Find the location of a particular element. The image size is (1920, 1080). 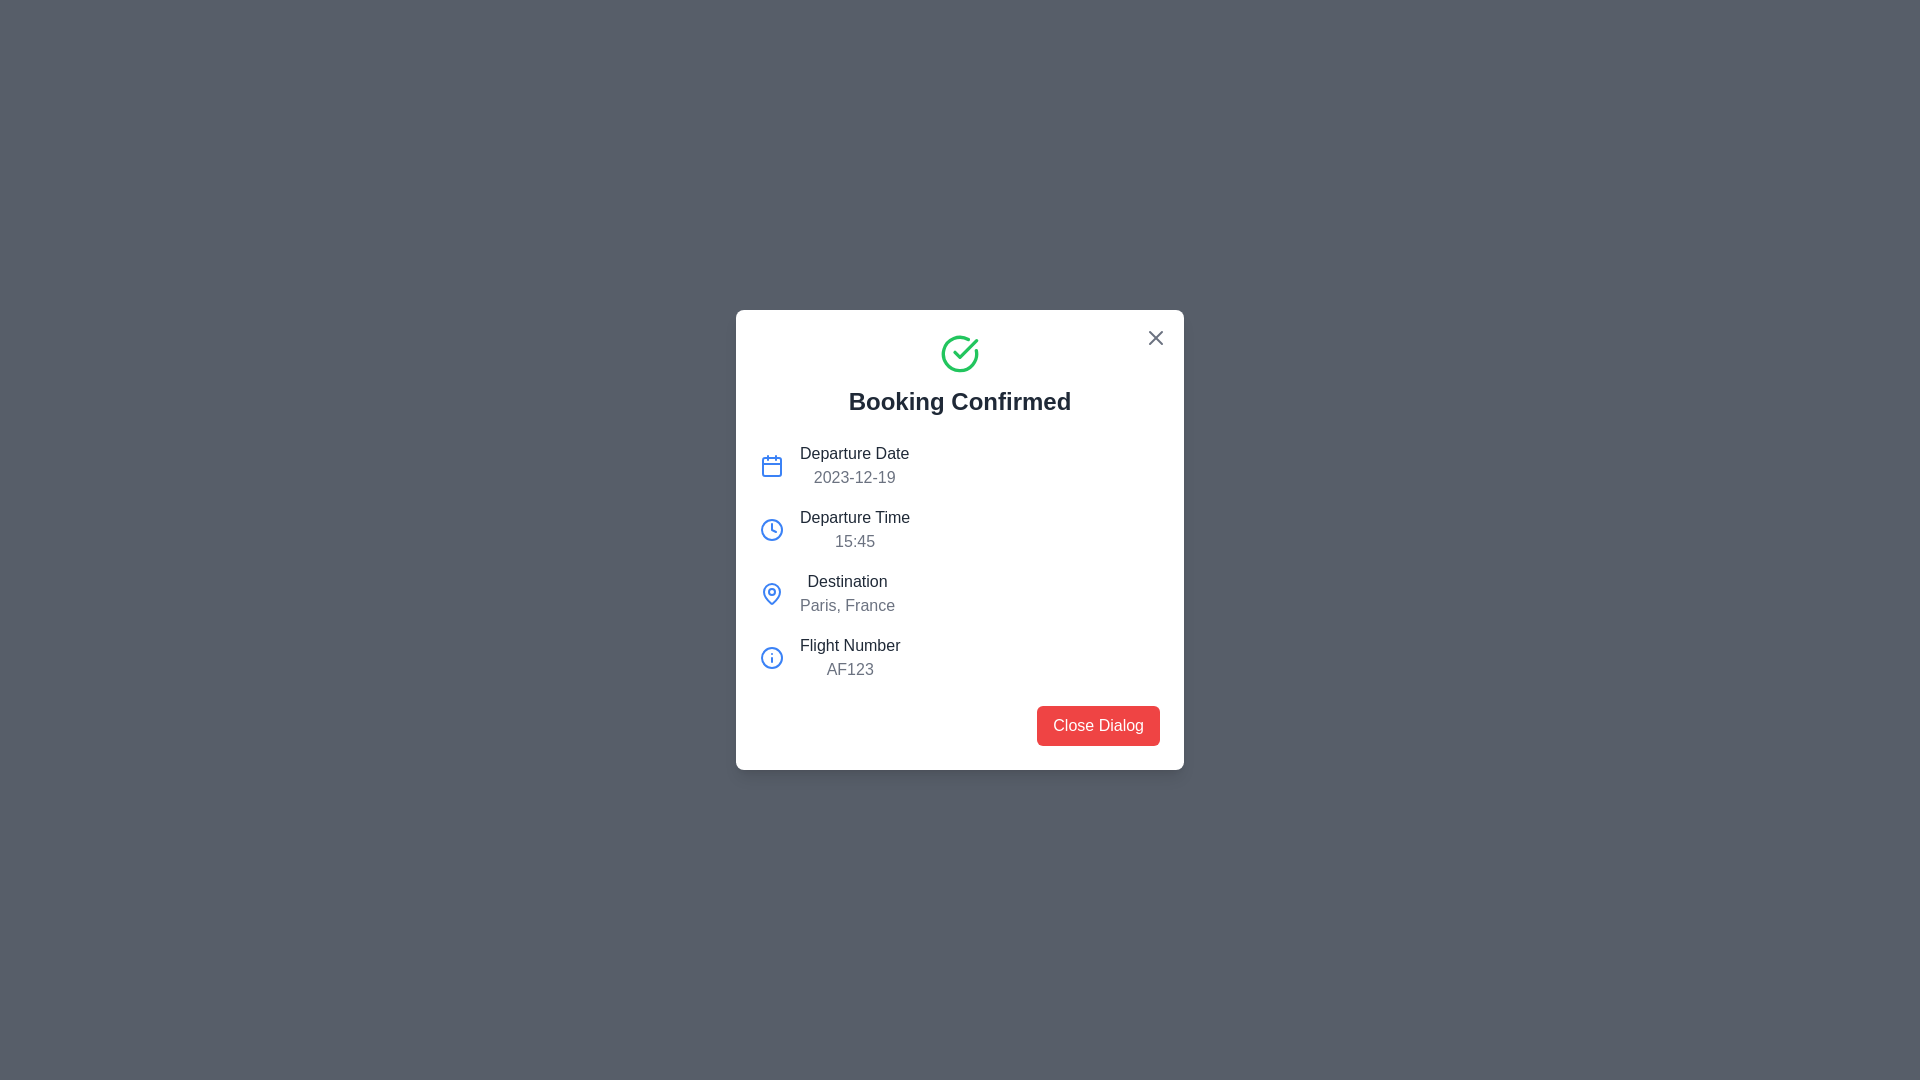

the circular clock icon with a blue border located to the left of the 'Departure Time' label in the confirmation dialog box is located at coordinates (771, 528).